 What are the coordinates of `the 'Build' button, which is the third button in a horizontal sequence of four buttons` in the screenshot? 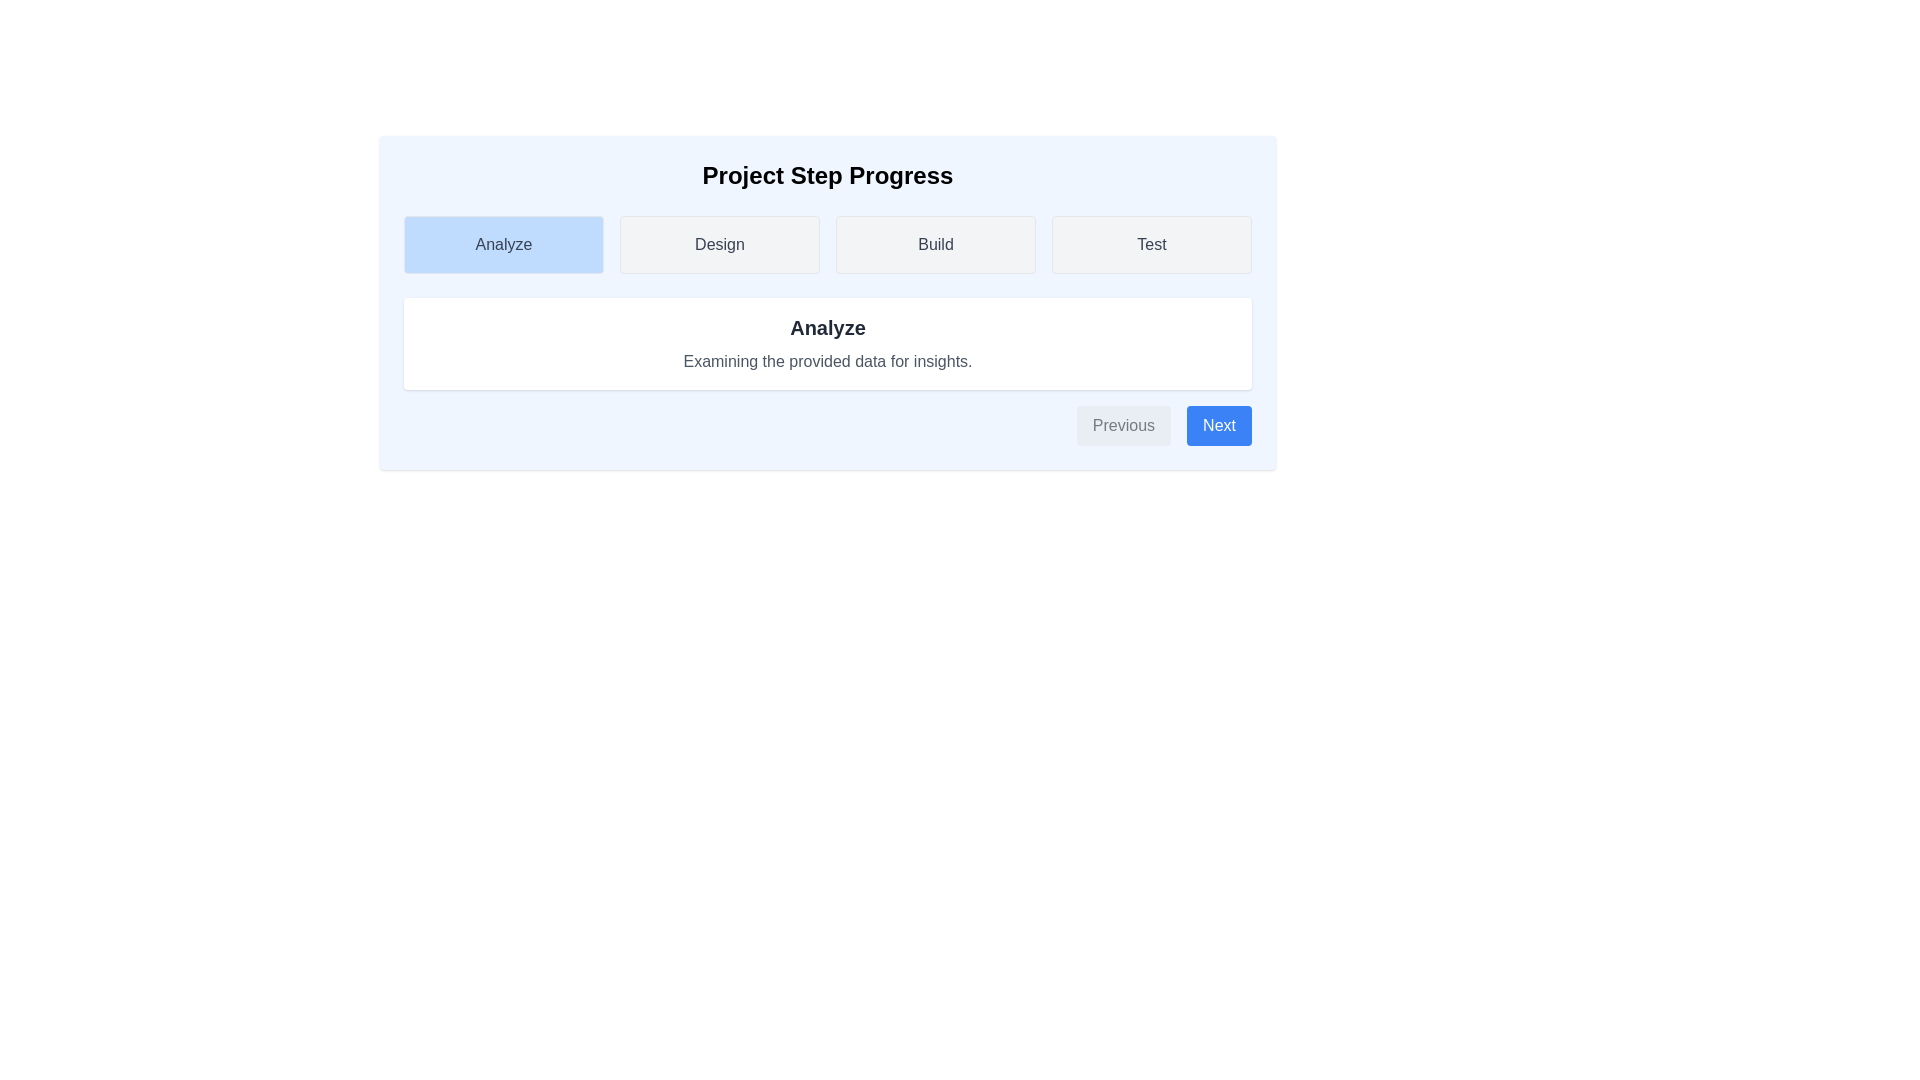 It's located at (935, 244).